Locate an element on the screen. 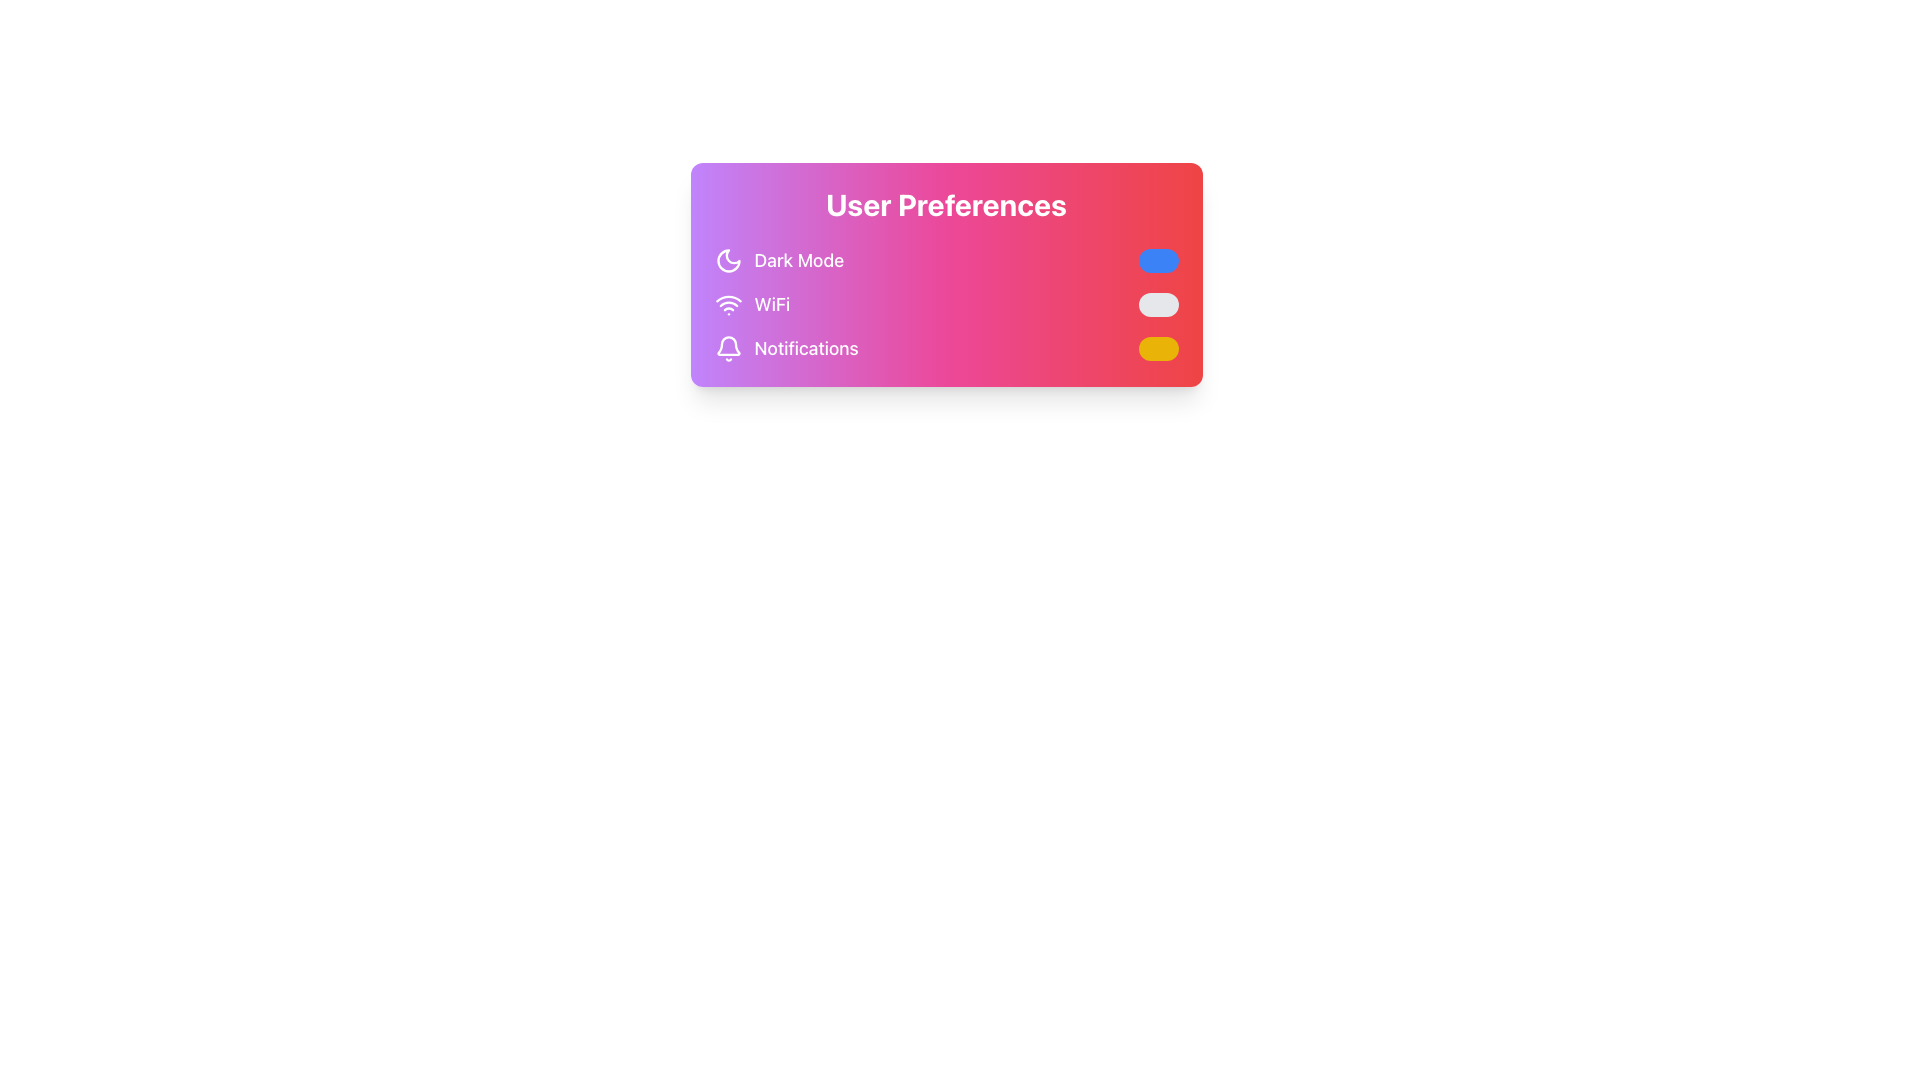 The width and height of the screenshot is (1920, 1080). the toggle switch for the WiFi setting located in the second item of the 'User Preferences' list, positioned below 'Dark Mode' and above 'Notifications' is located at coordinates (945, 304).